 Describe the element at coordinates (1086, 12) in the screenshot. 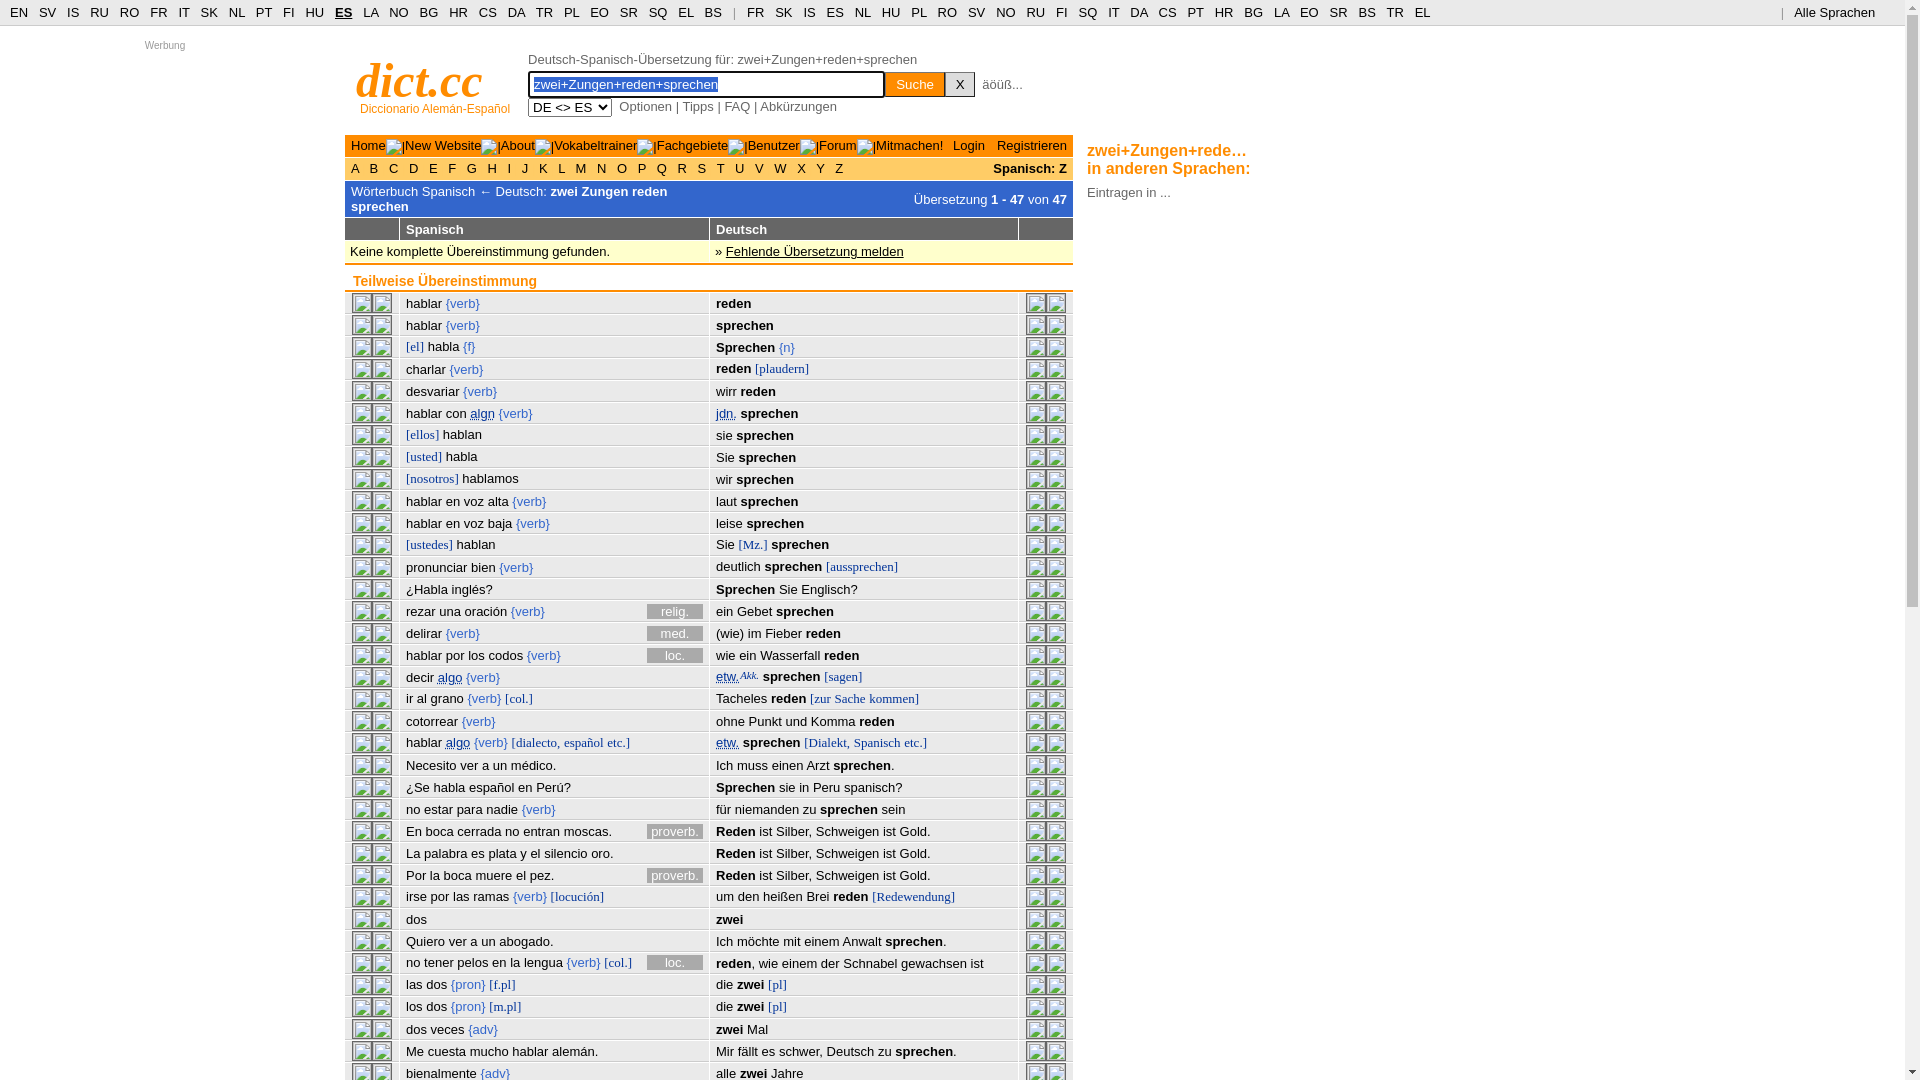

I see `'SQ'` at that location.